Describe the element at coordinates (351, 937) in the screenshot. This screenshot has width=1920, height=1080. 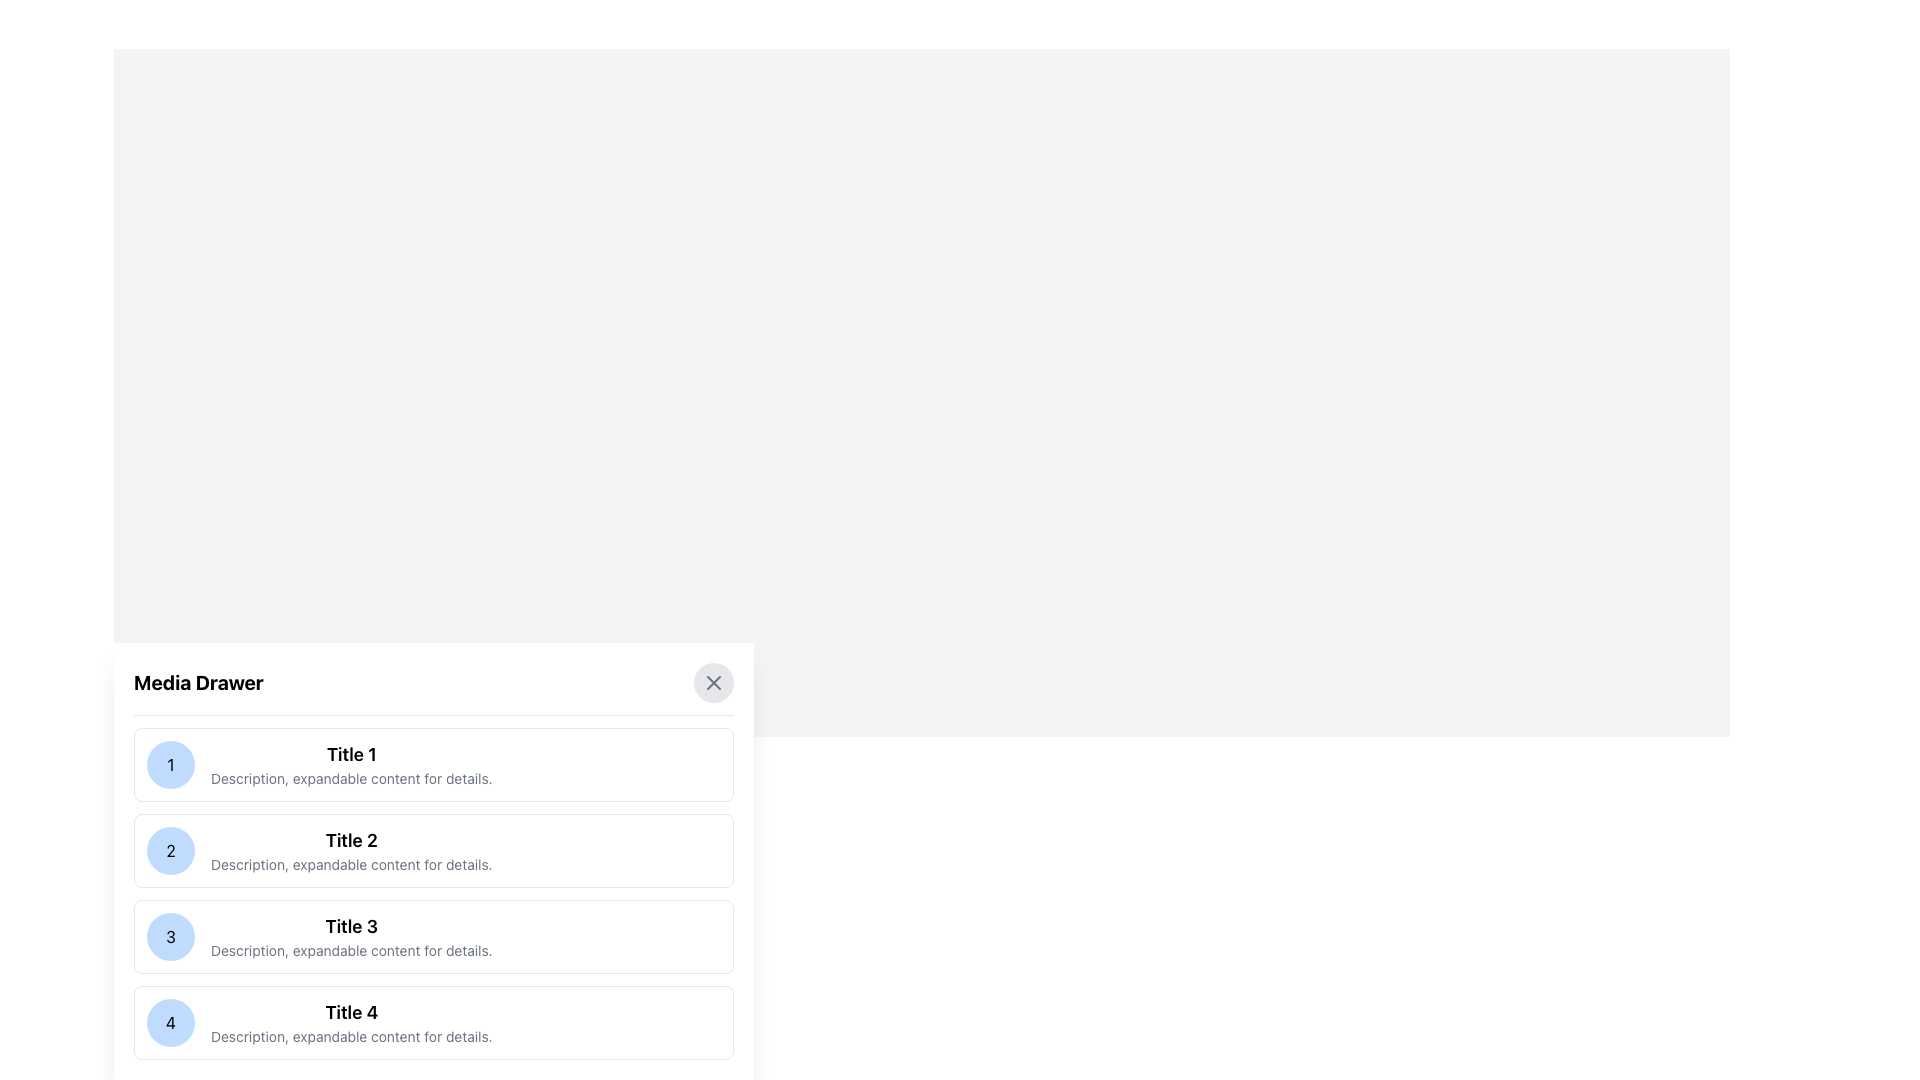
I see `the list item with title and description text located in the third row of the list` at that location.